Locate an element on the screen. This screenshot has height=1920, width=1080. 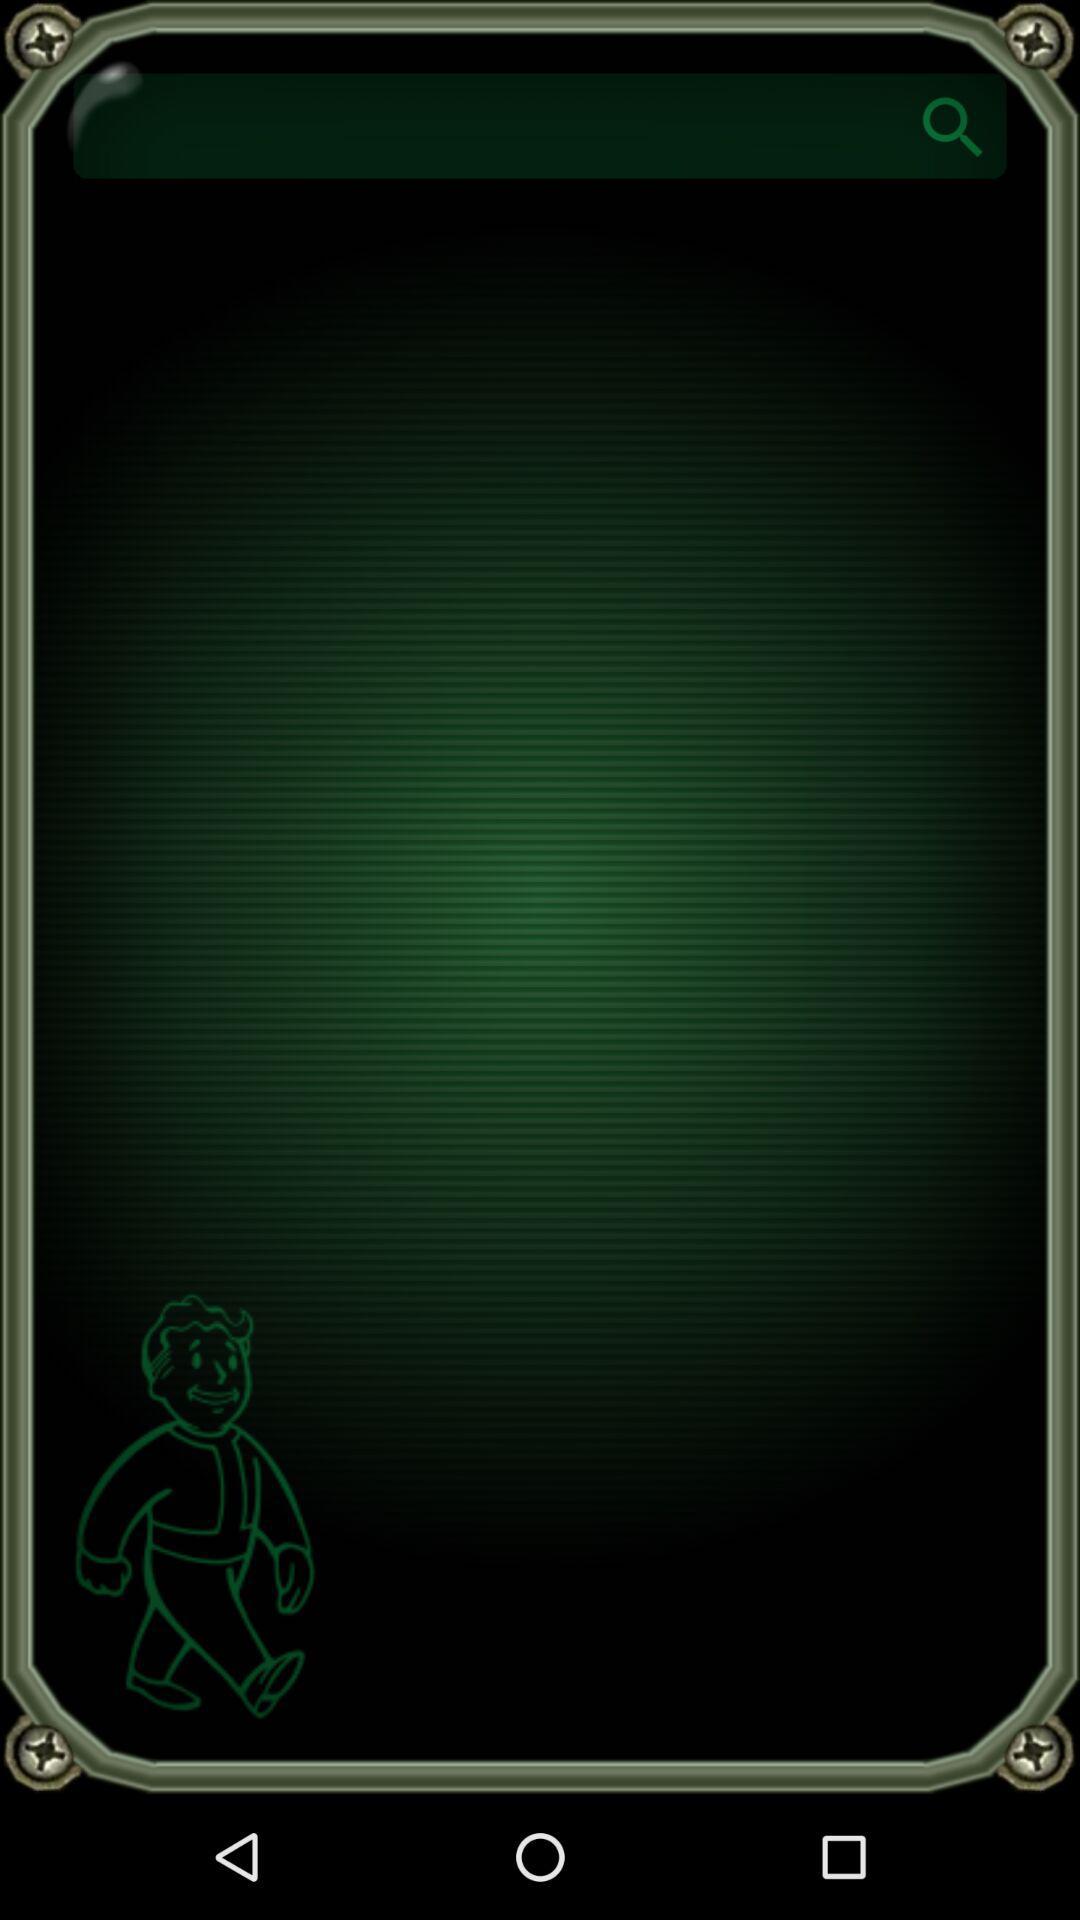
search of the option is located at coordinates (952, 124).